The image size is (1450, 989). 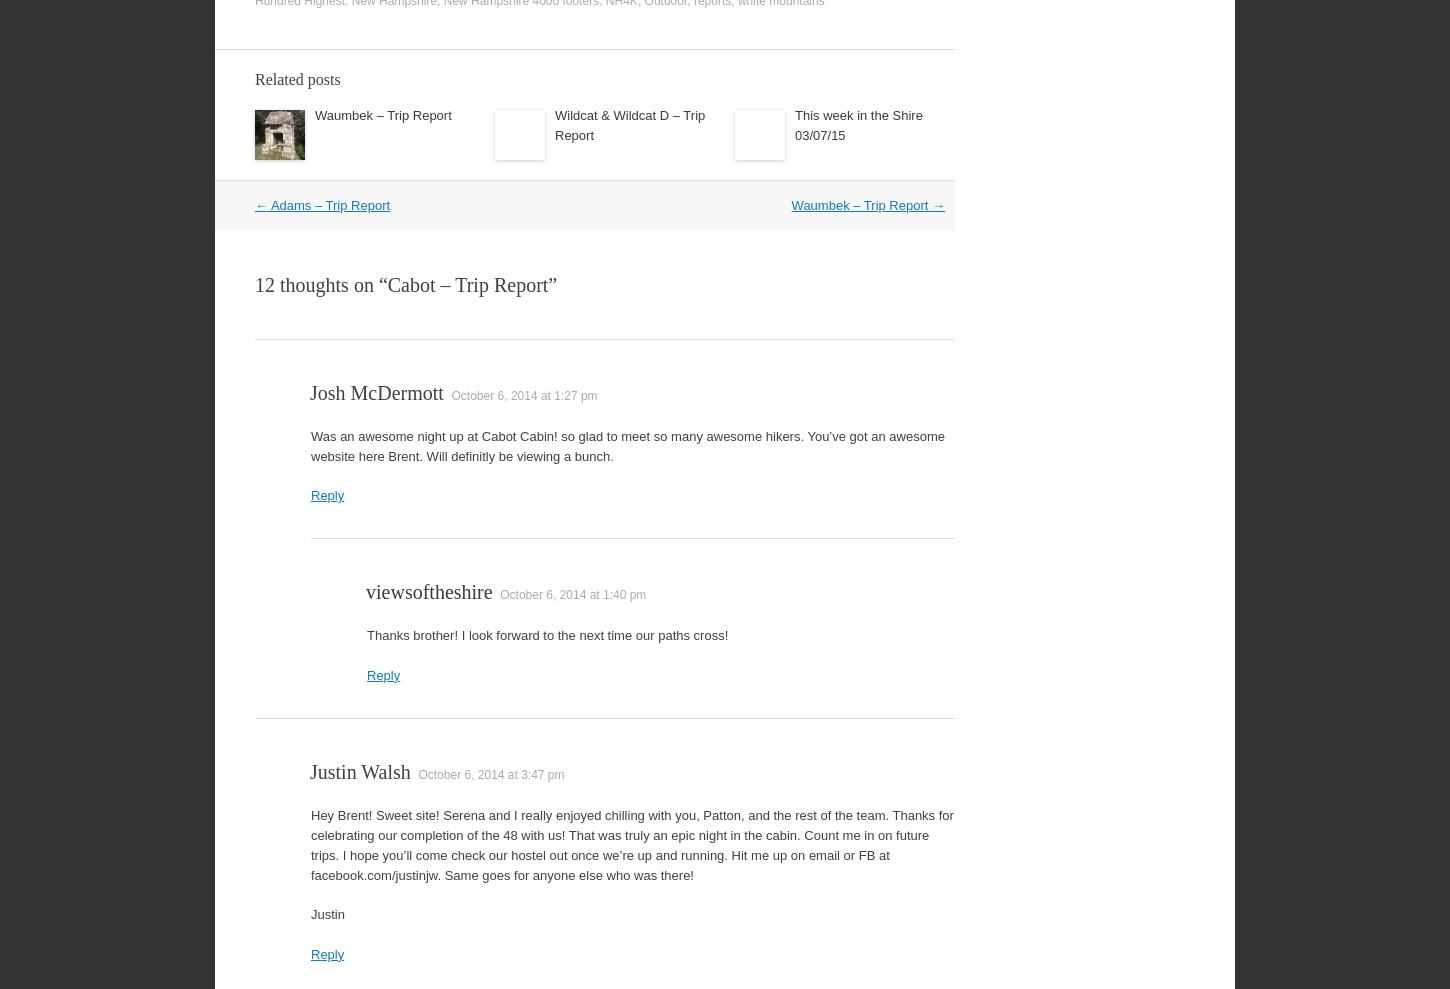 I want to click on 'This week in the Shire 03/07/15', so click(x=857, y=123).